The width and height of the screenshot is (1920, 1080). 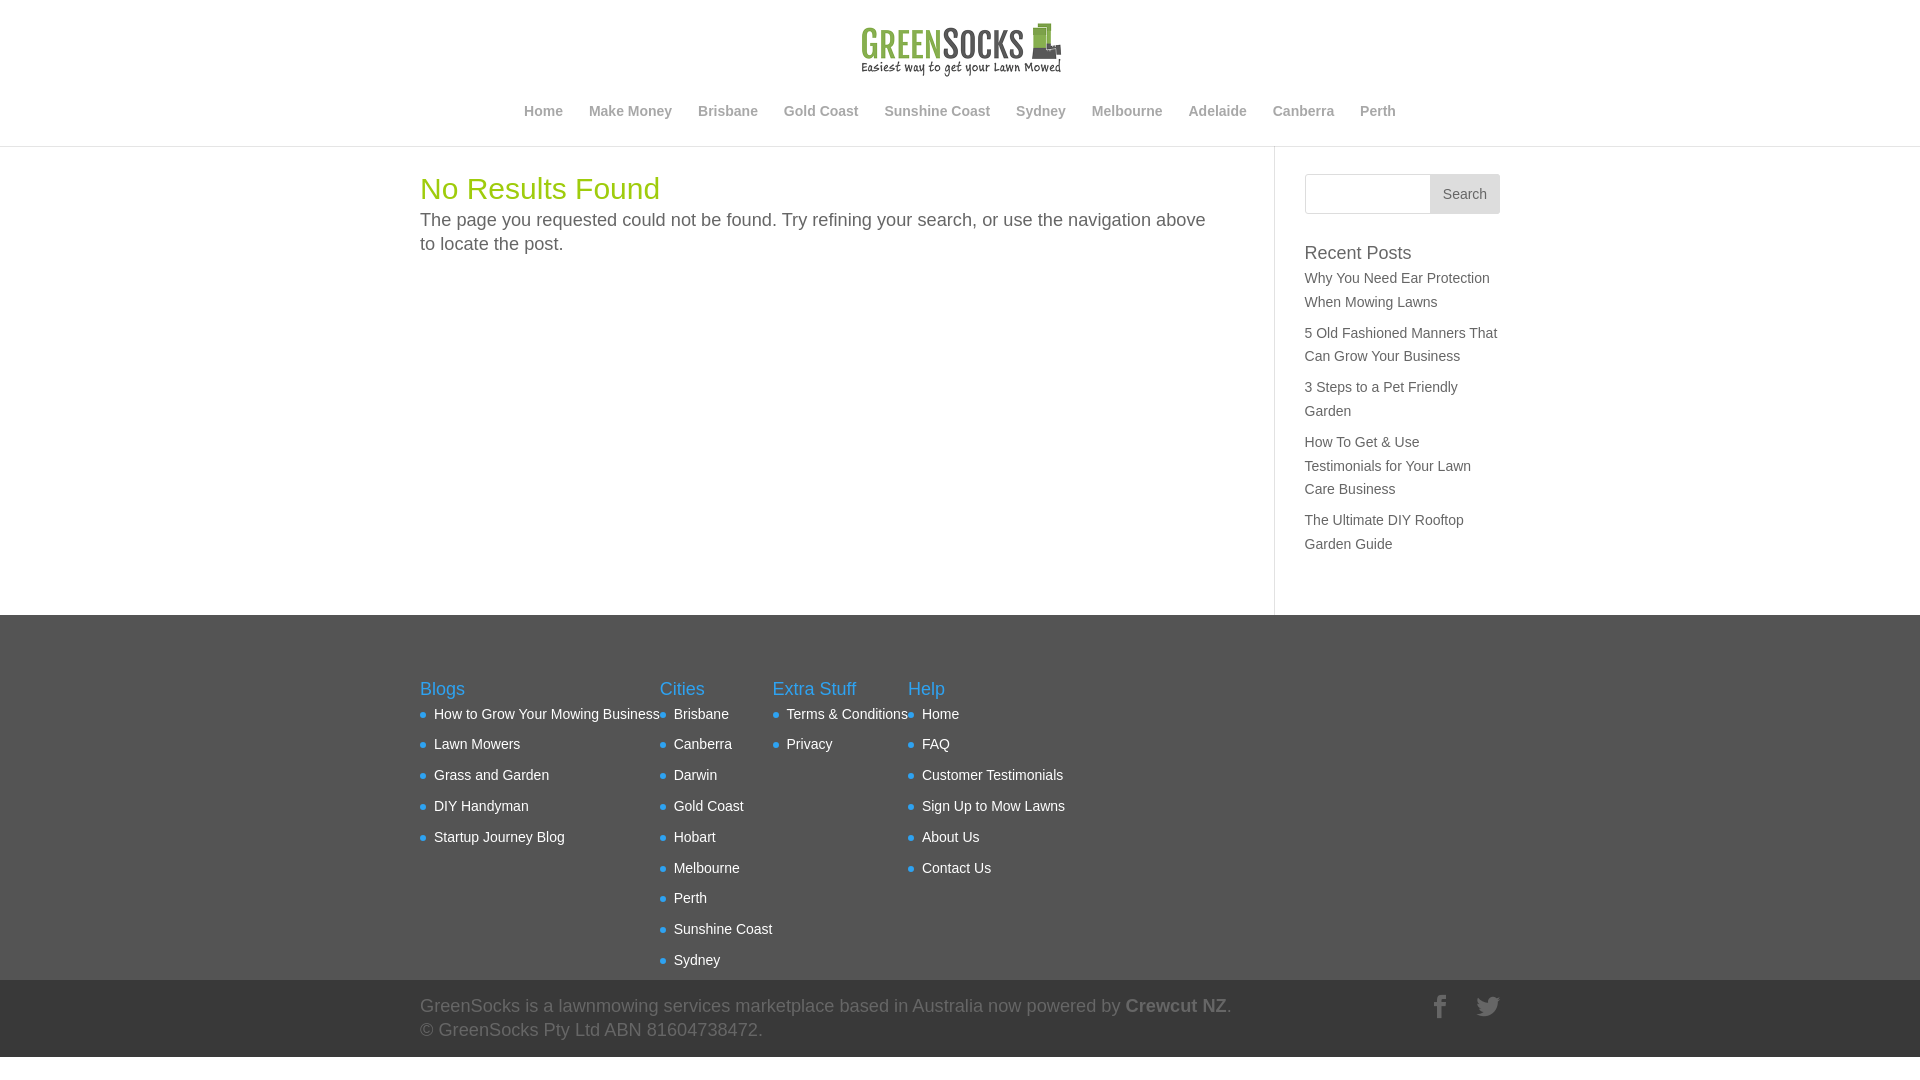 I want to click on 'Customer Testimonials', so click(x=992, y=774).